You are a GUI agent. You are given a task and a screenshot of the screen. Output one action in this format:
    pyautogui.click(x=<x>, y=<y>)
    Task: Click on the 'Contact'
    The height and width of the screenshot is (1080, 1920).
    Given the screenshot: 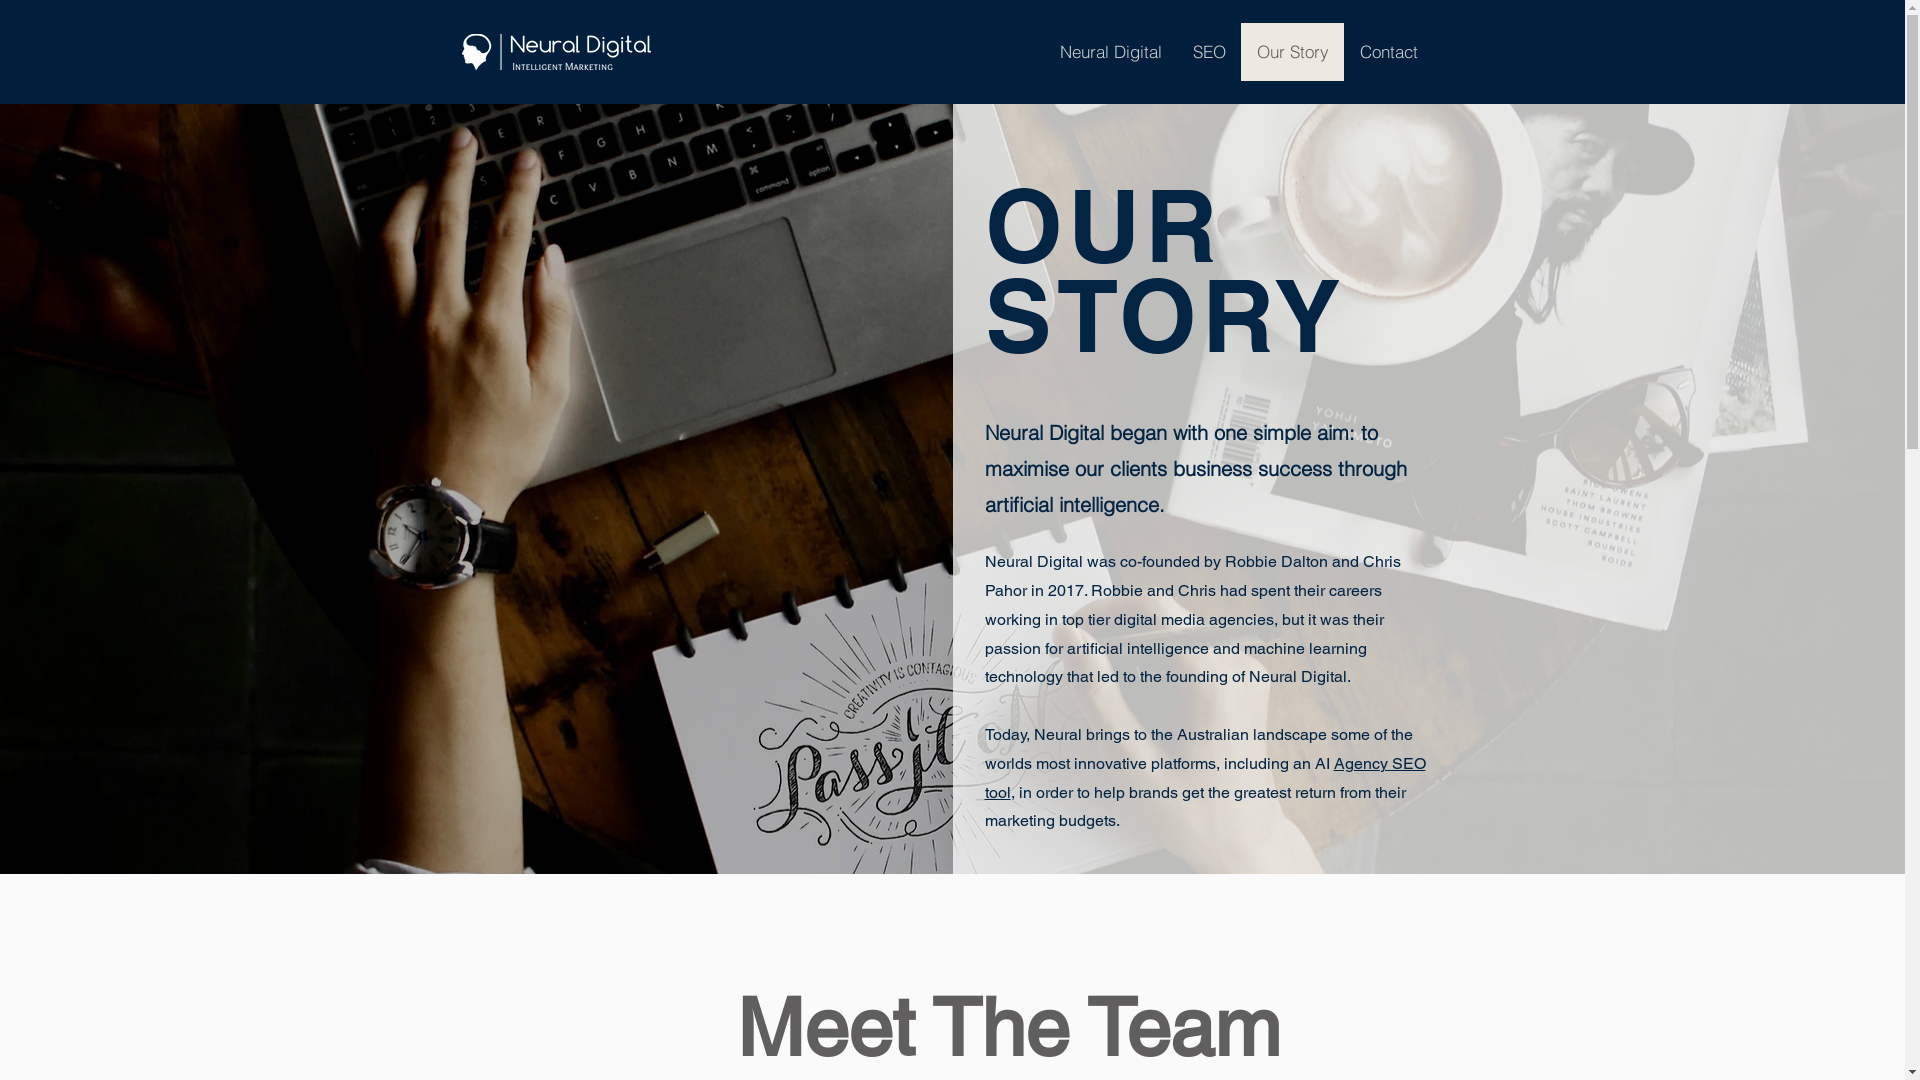 What is the action you would take?
    pyautogui.click(x=1387, y=50)
    